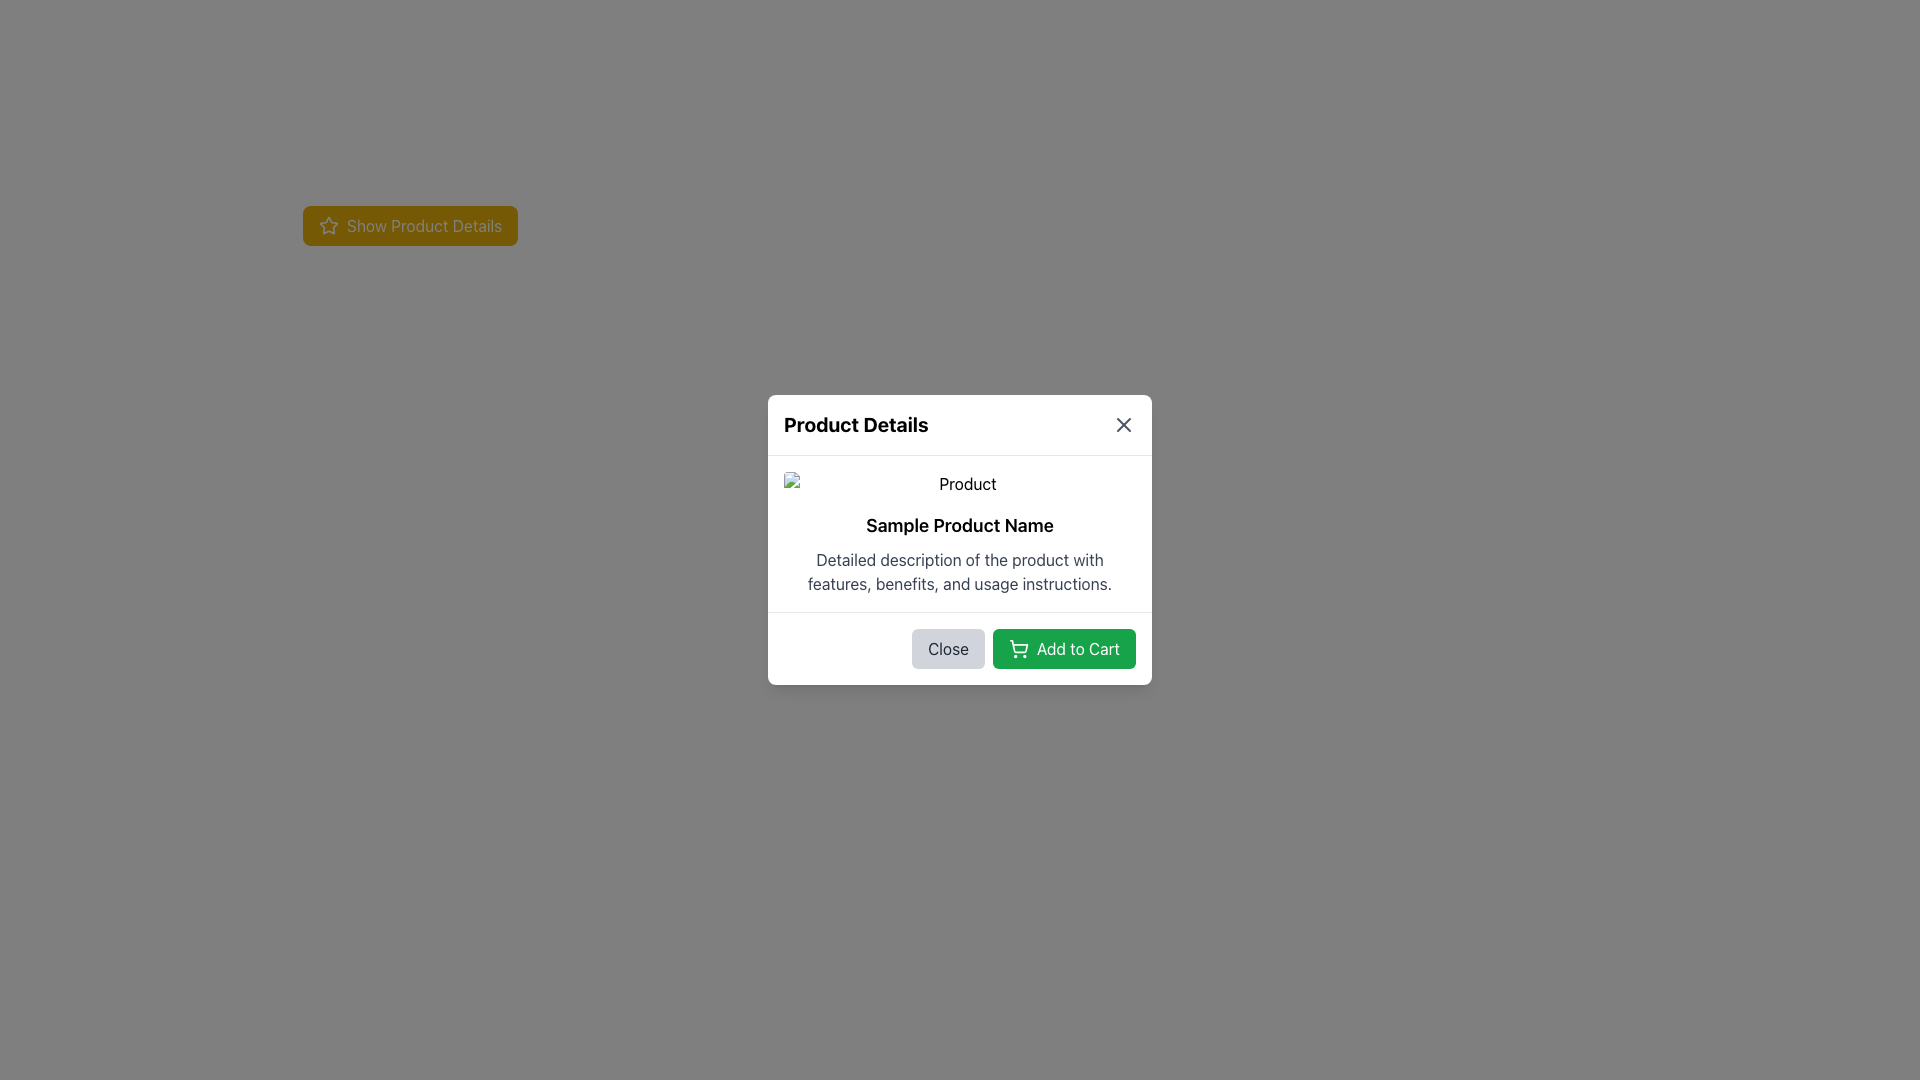  What do you see at coordinates (409, 225) in the screenshot?
I see `the 'Show Product Details' button with rounded edges, yellow background, and white text` at bounding box center [409, 225].